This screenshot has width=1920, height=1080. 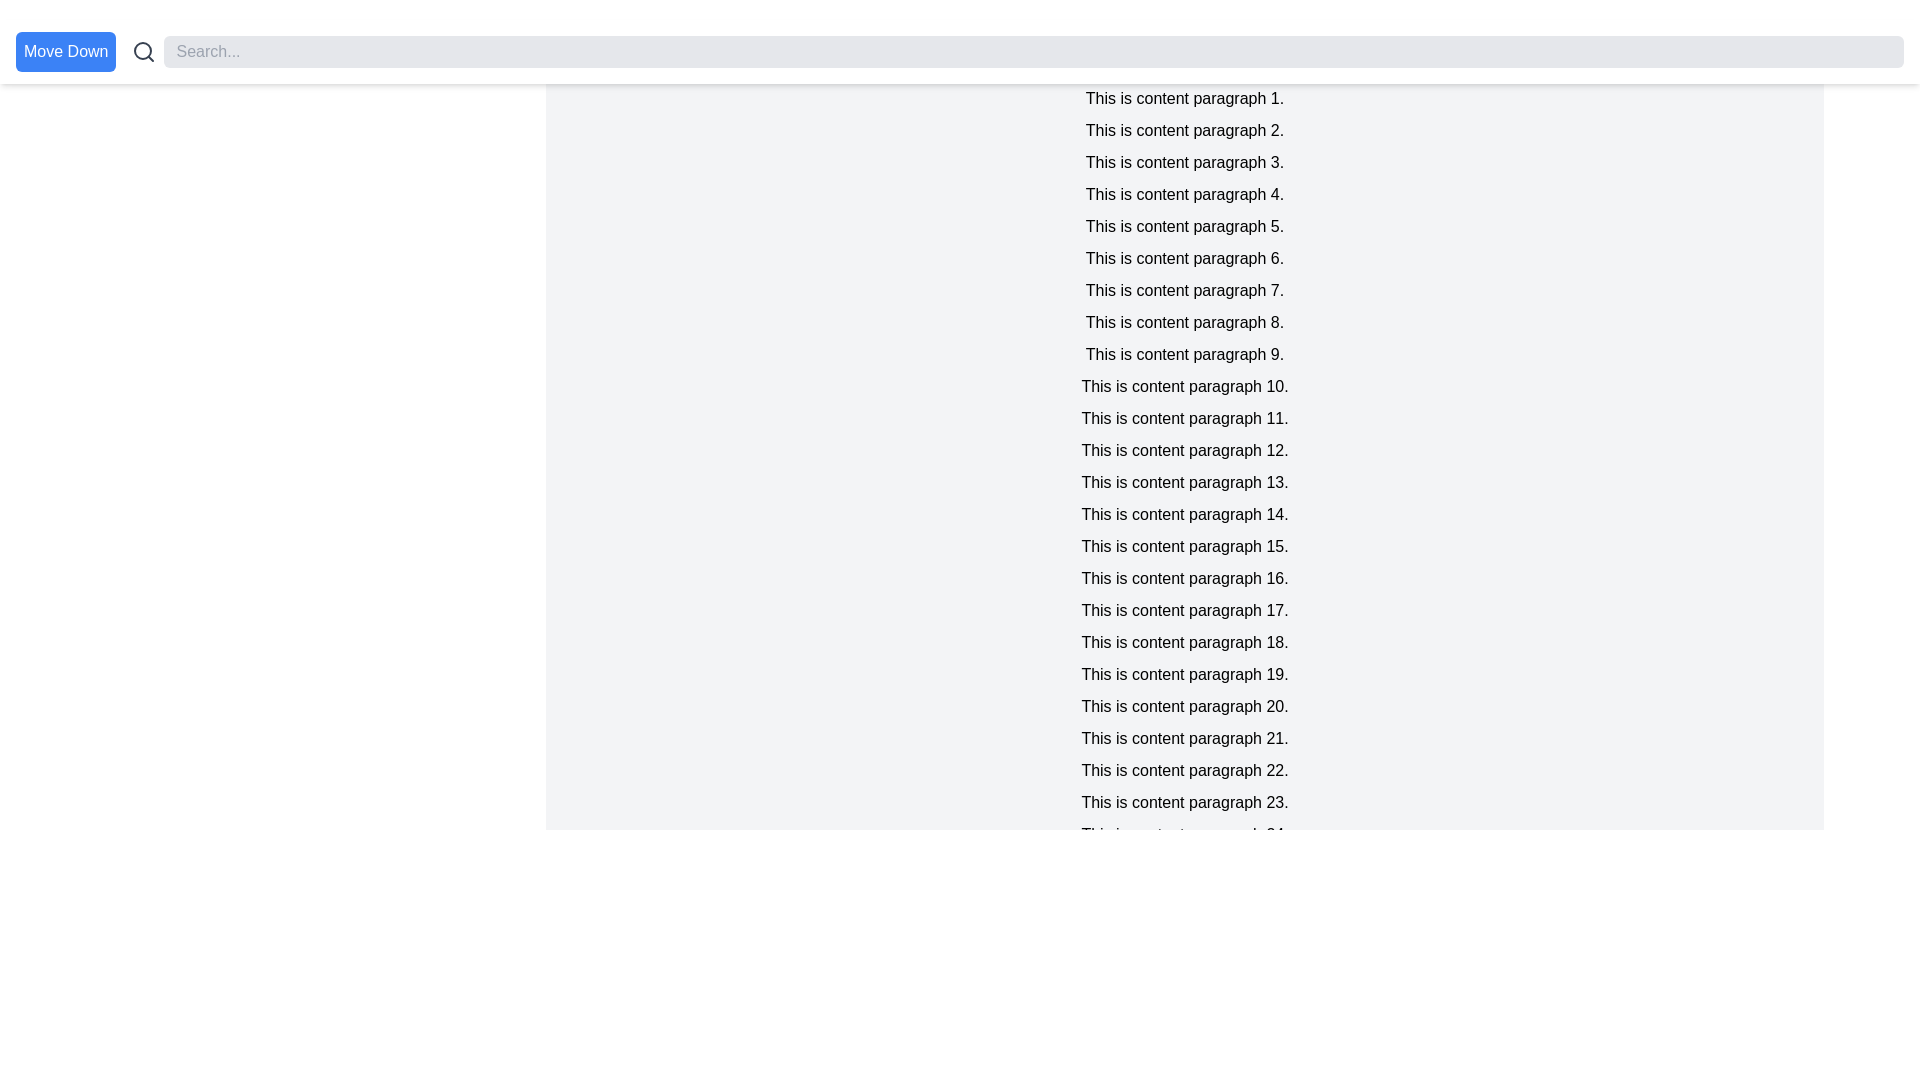 I want to click on the 10th paragraph which says 'This is content paragraph 10.', so click(x=1185, y=386).